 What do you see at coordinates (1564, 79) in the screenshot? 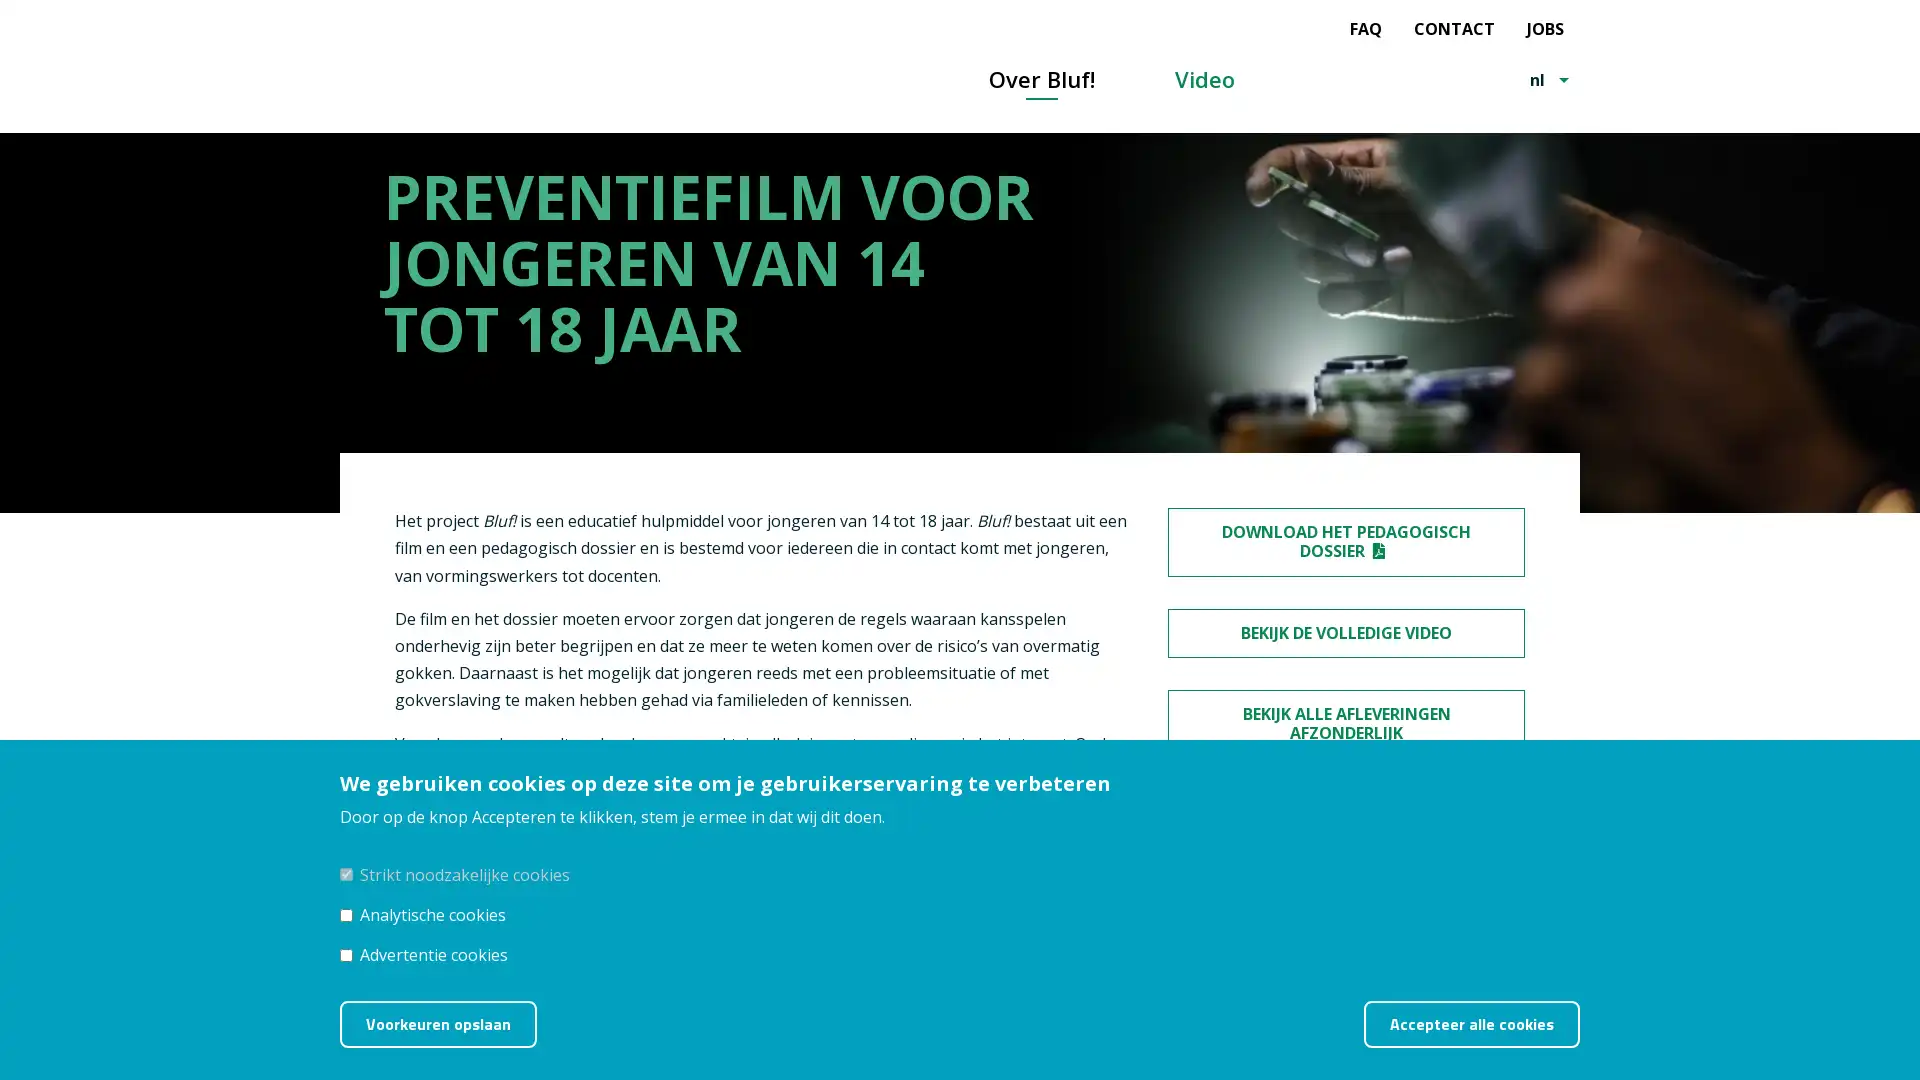
I see `other languages` at bounding box center [1564, 79].